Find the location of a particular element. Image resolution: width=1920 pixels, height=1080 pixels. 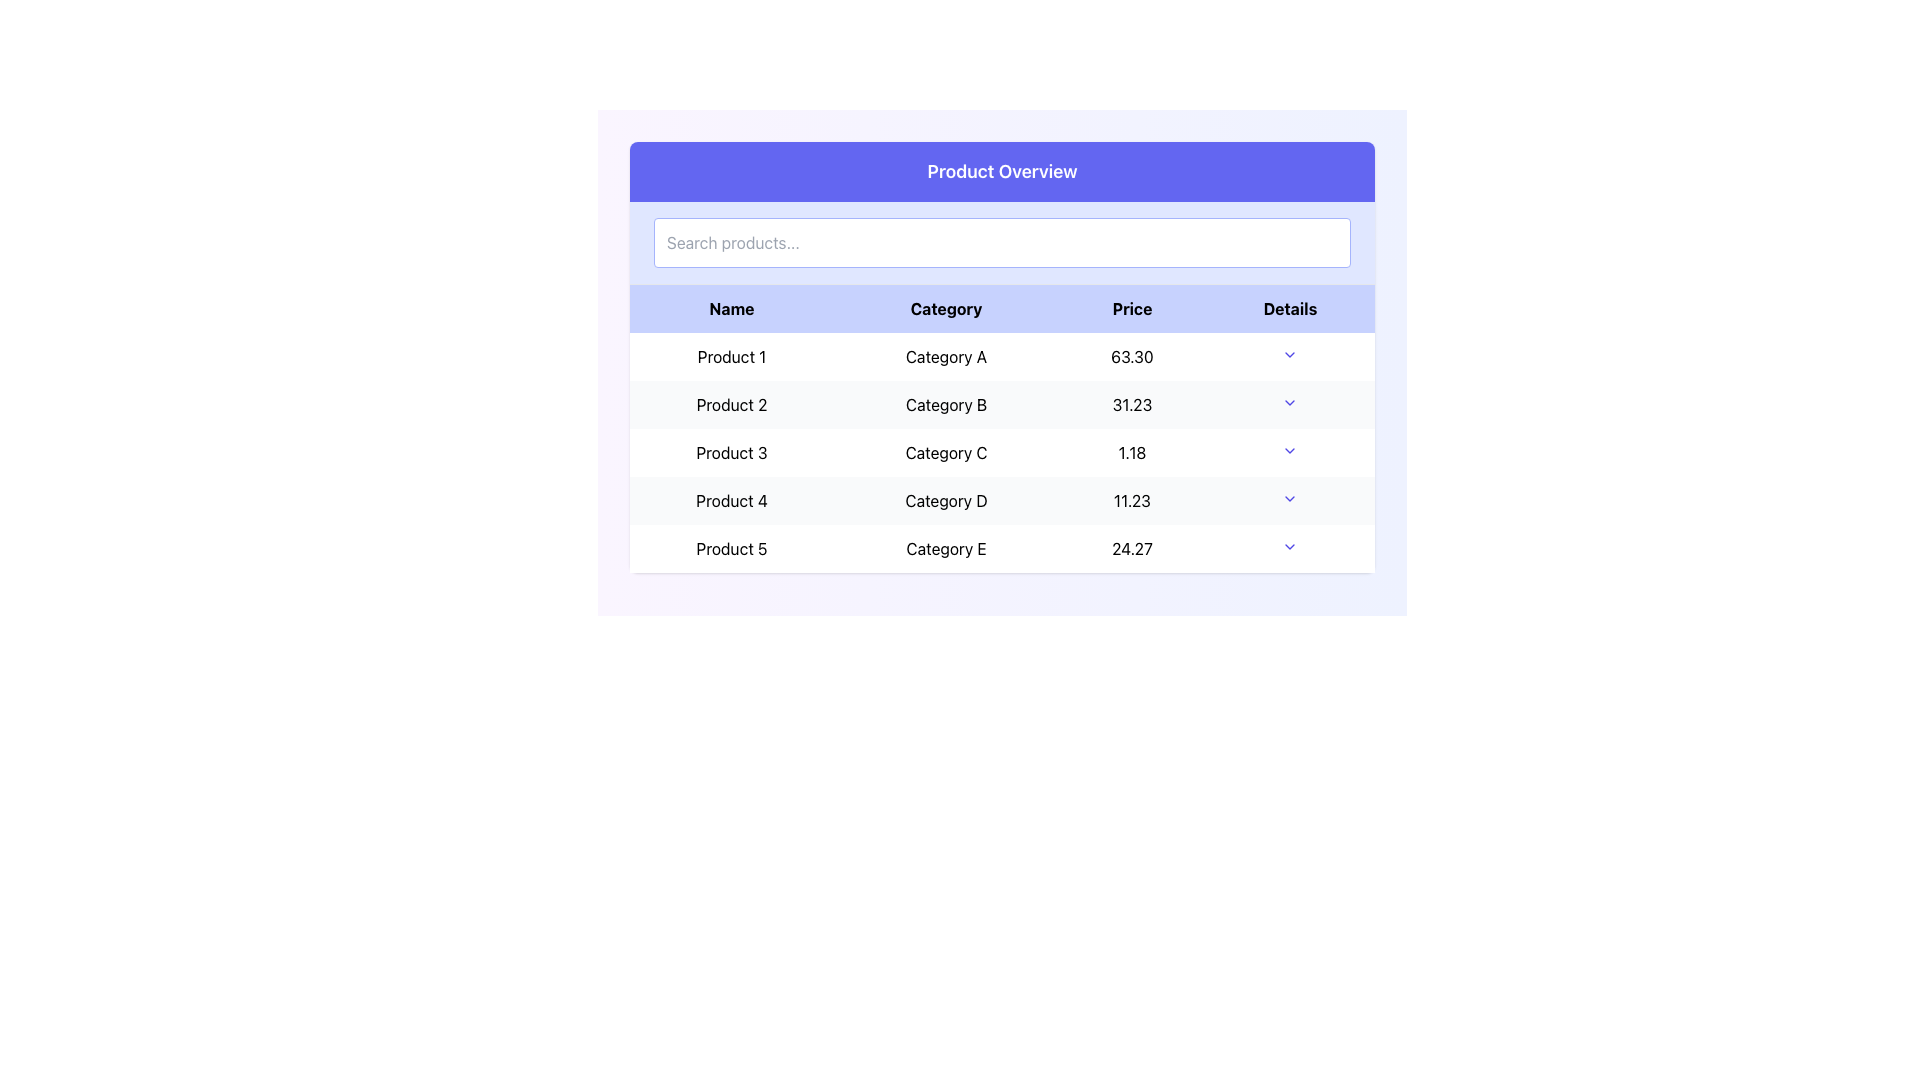

text displayed in the 'Product 1' label located in the first row of the table under the 'Name' column is located at coordinates (731, 356).